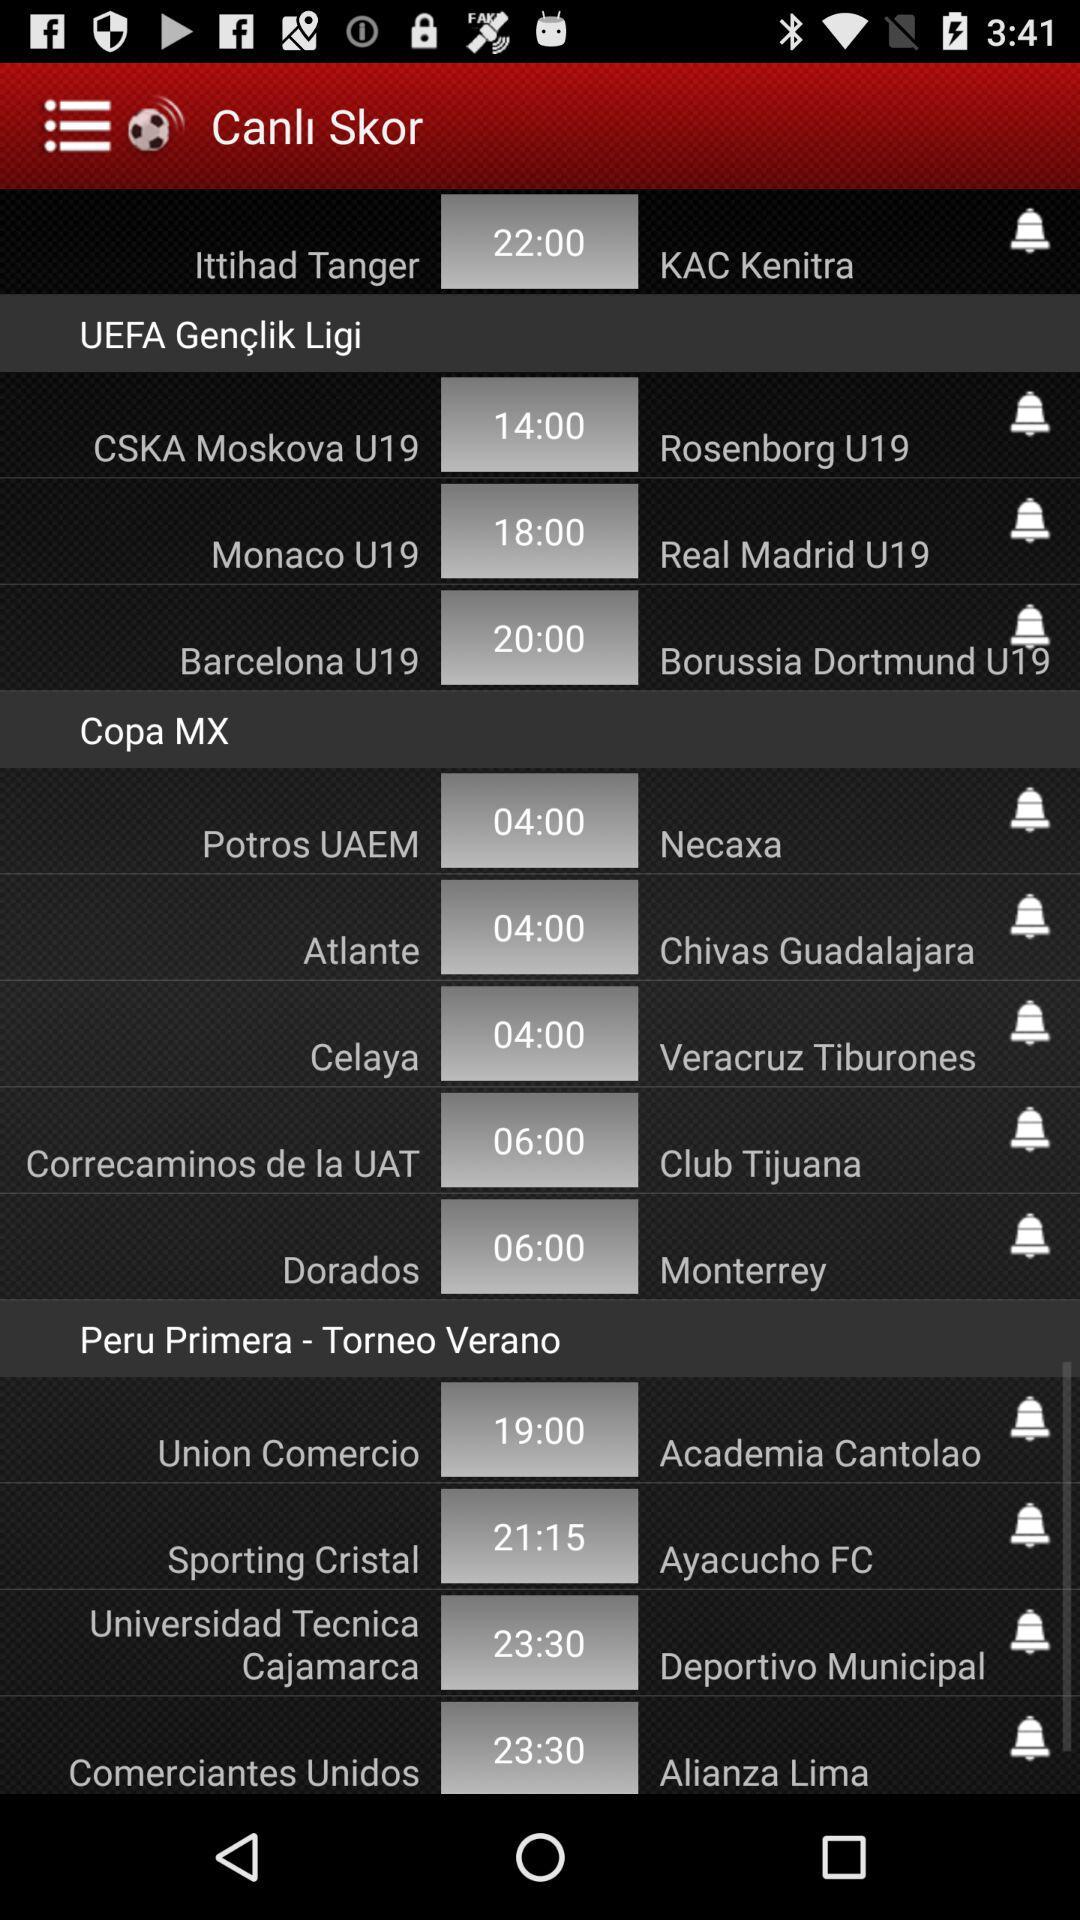  Describe the element at coordinates (1029, 810) in the screenshot. I see `bell icon` at that location.